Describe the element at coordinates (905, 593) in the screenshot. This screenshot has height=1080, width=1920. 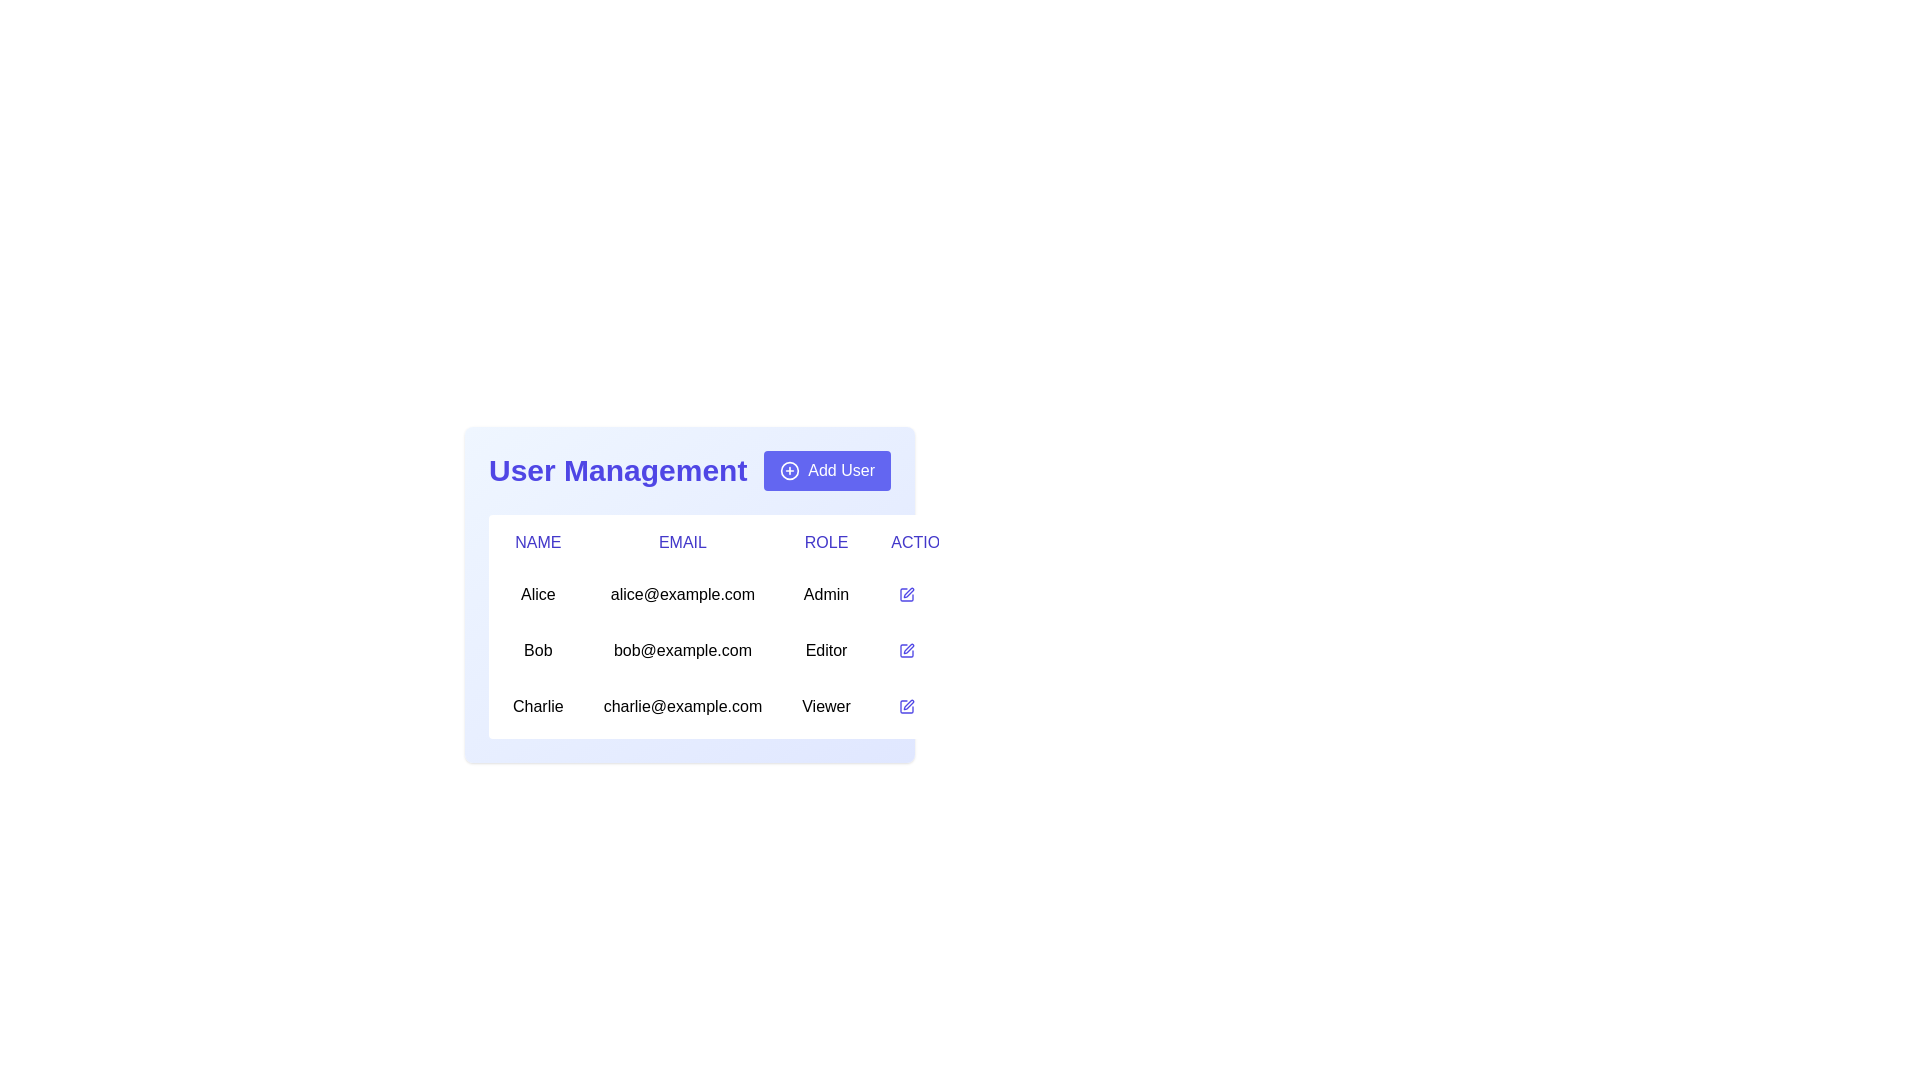
I see `the button with a pen icon located in the 'Action' column of the 'User Management' table for the user 'Alice'` at that location.